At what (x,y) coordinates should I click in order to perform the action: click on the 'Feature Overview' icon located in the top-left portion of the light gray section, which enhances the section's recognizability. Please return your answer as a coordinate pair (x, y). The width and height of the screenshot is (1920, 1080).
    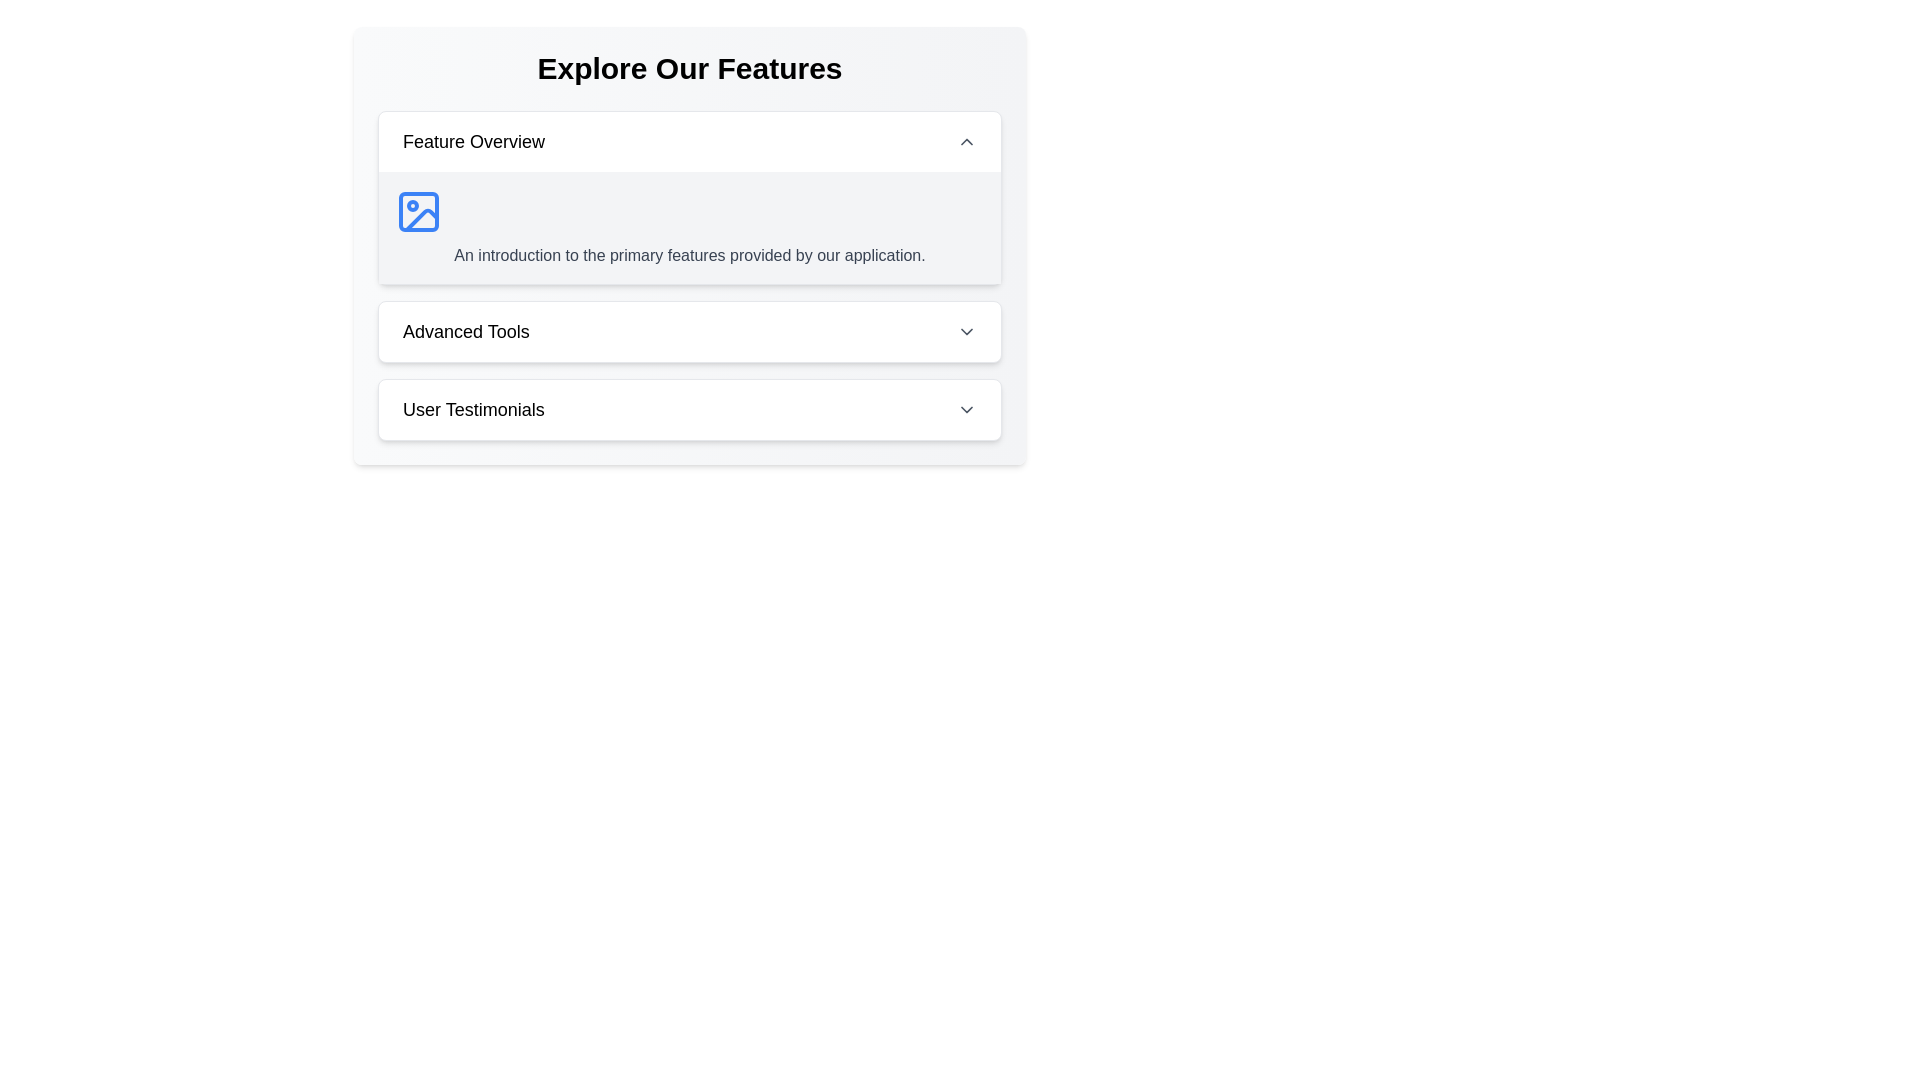
    Looking at the image, I should click on (417, 212).